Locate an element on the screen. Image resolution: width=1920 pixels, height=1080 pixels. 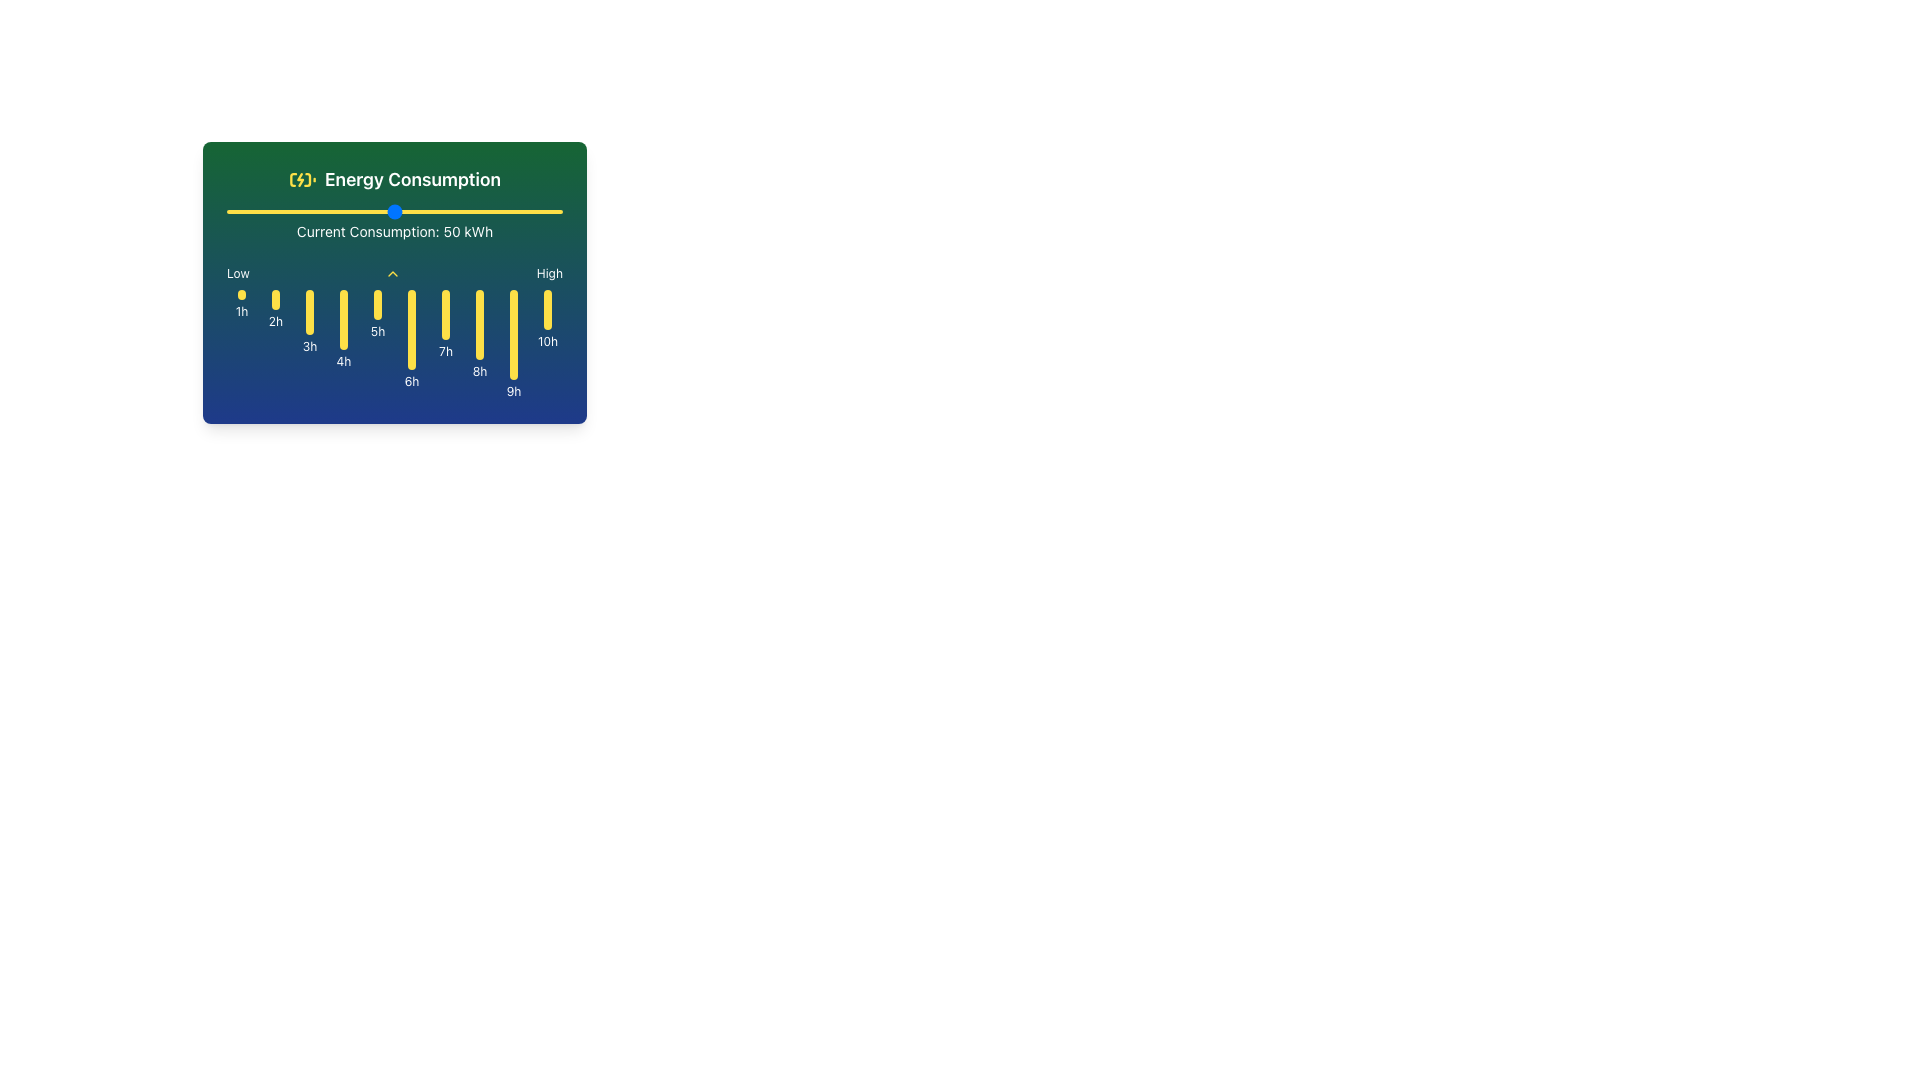
current consumption is located at coordinates (474, 212).